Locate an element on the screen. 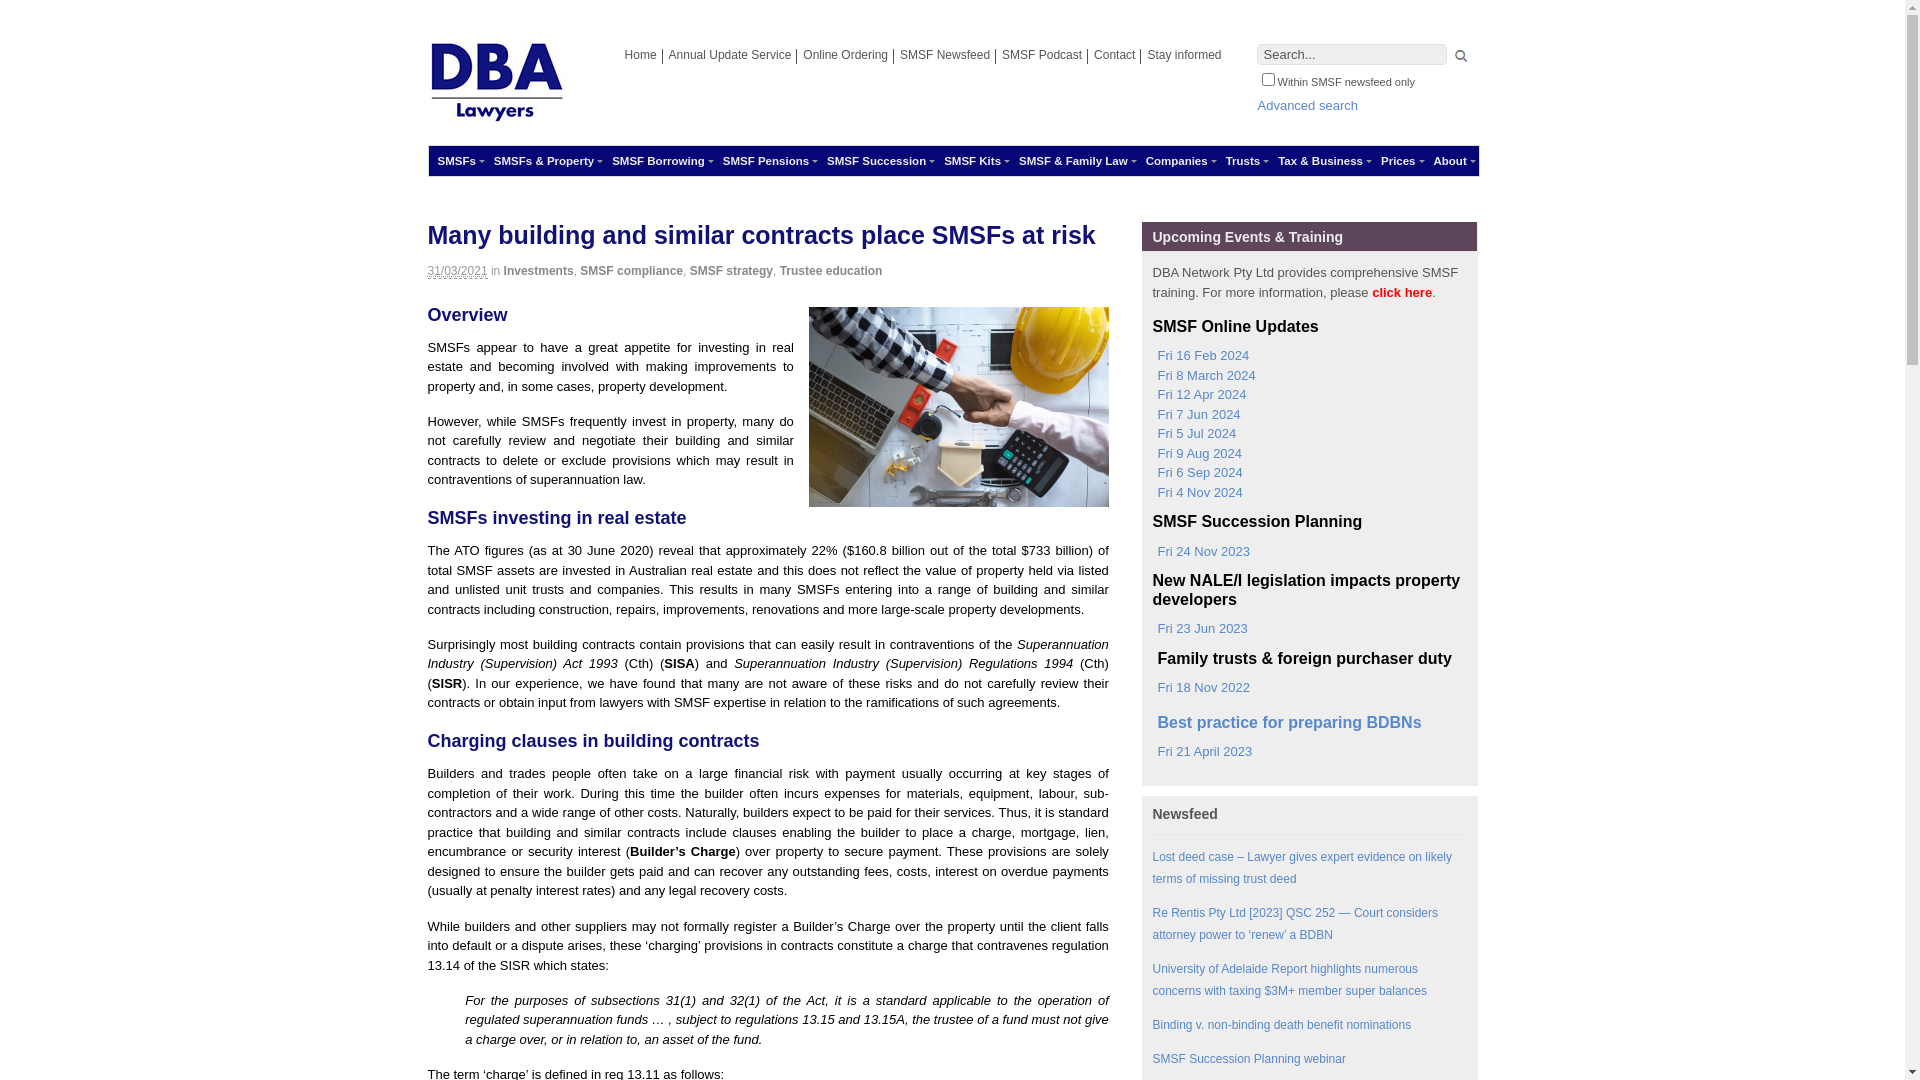 This screenshot has width=1920, height=1080. 'Fri 4 Nov 2024' is located at coordinates (1196, 493).